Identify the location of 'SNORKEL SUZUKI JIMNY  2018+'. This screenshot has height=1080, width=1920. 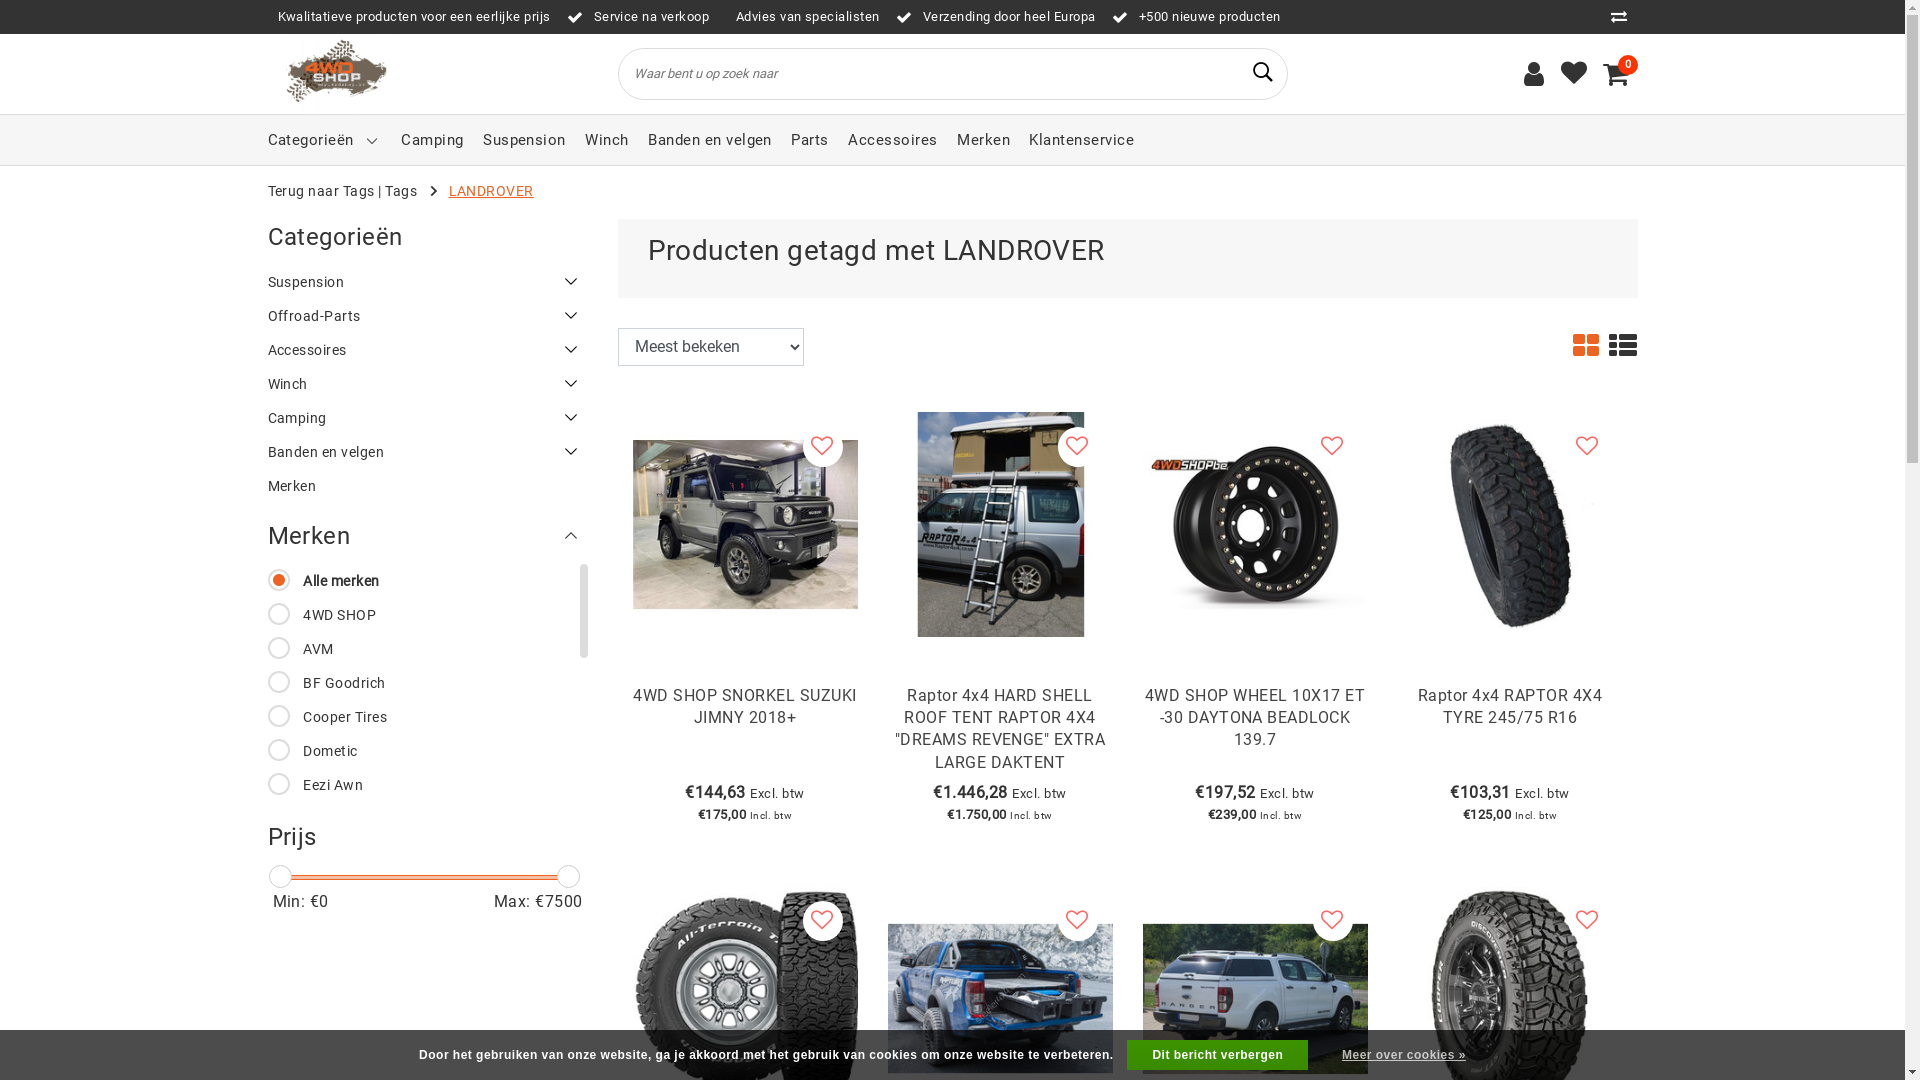
(743, 521).